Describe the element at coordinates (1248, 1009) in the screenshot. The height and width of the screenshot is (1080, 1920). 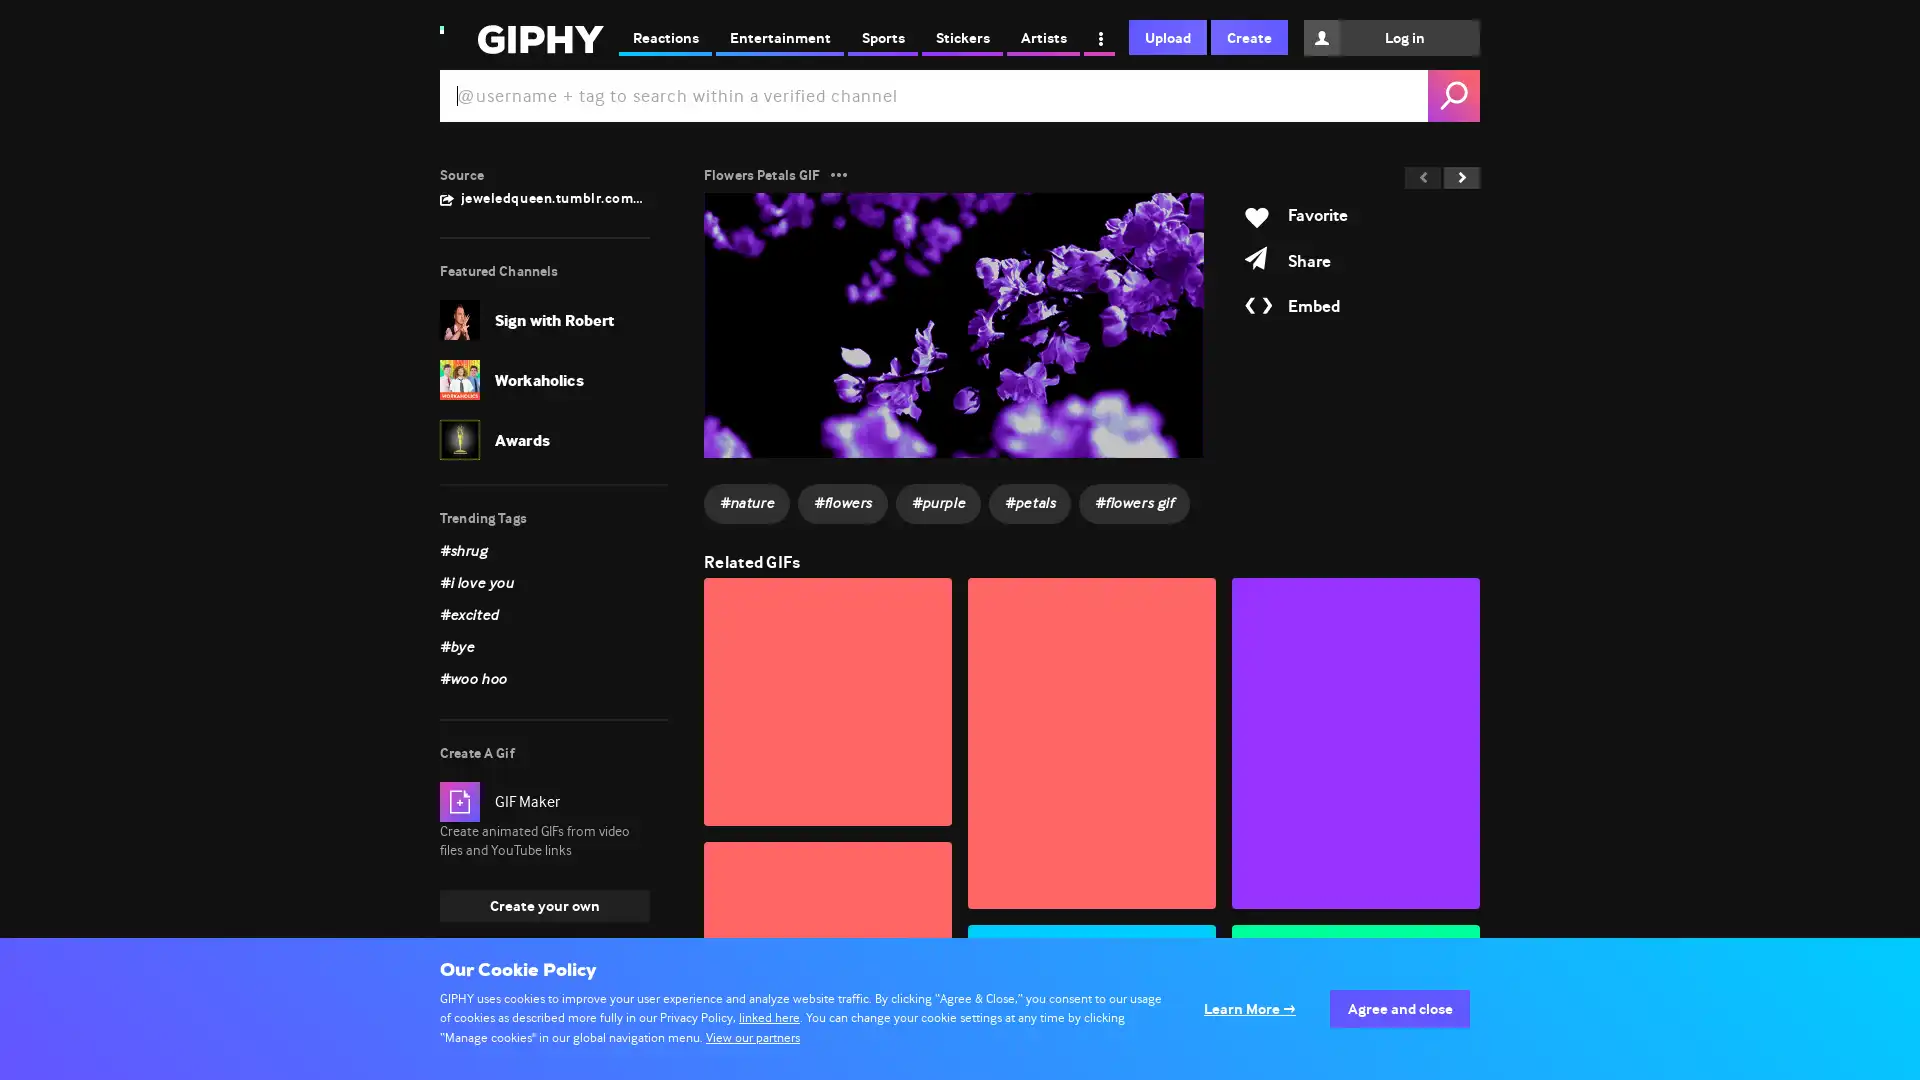
I see `Configure your consents` at that location.